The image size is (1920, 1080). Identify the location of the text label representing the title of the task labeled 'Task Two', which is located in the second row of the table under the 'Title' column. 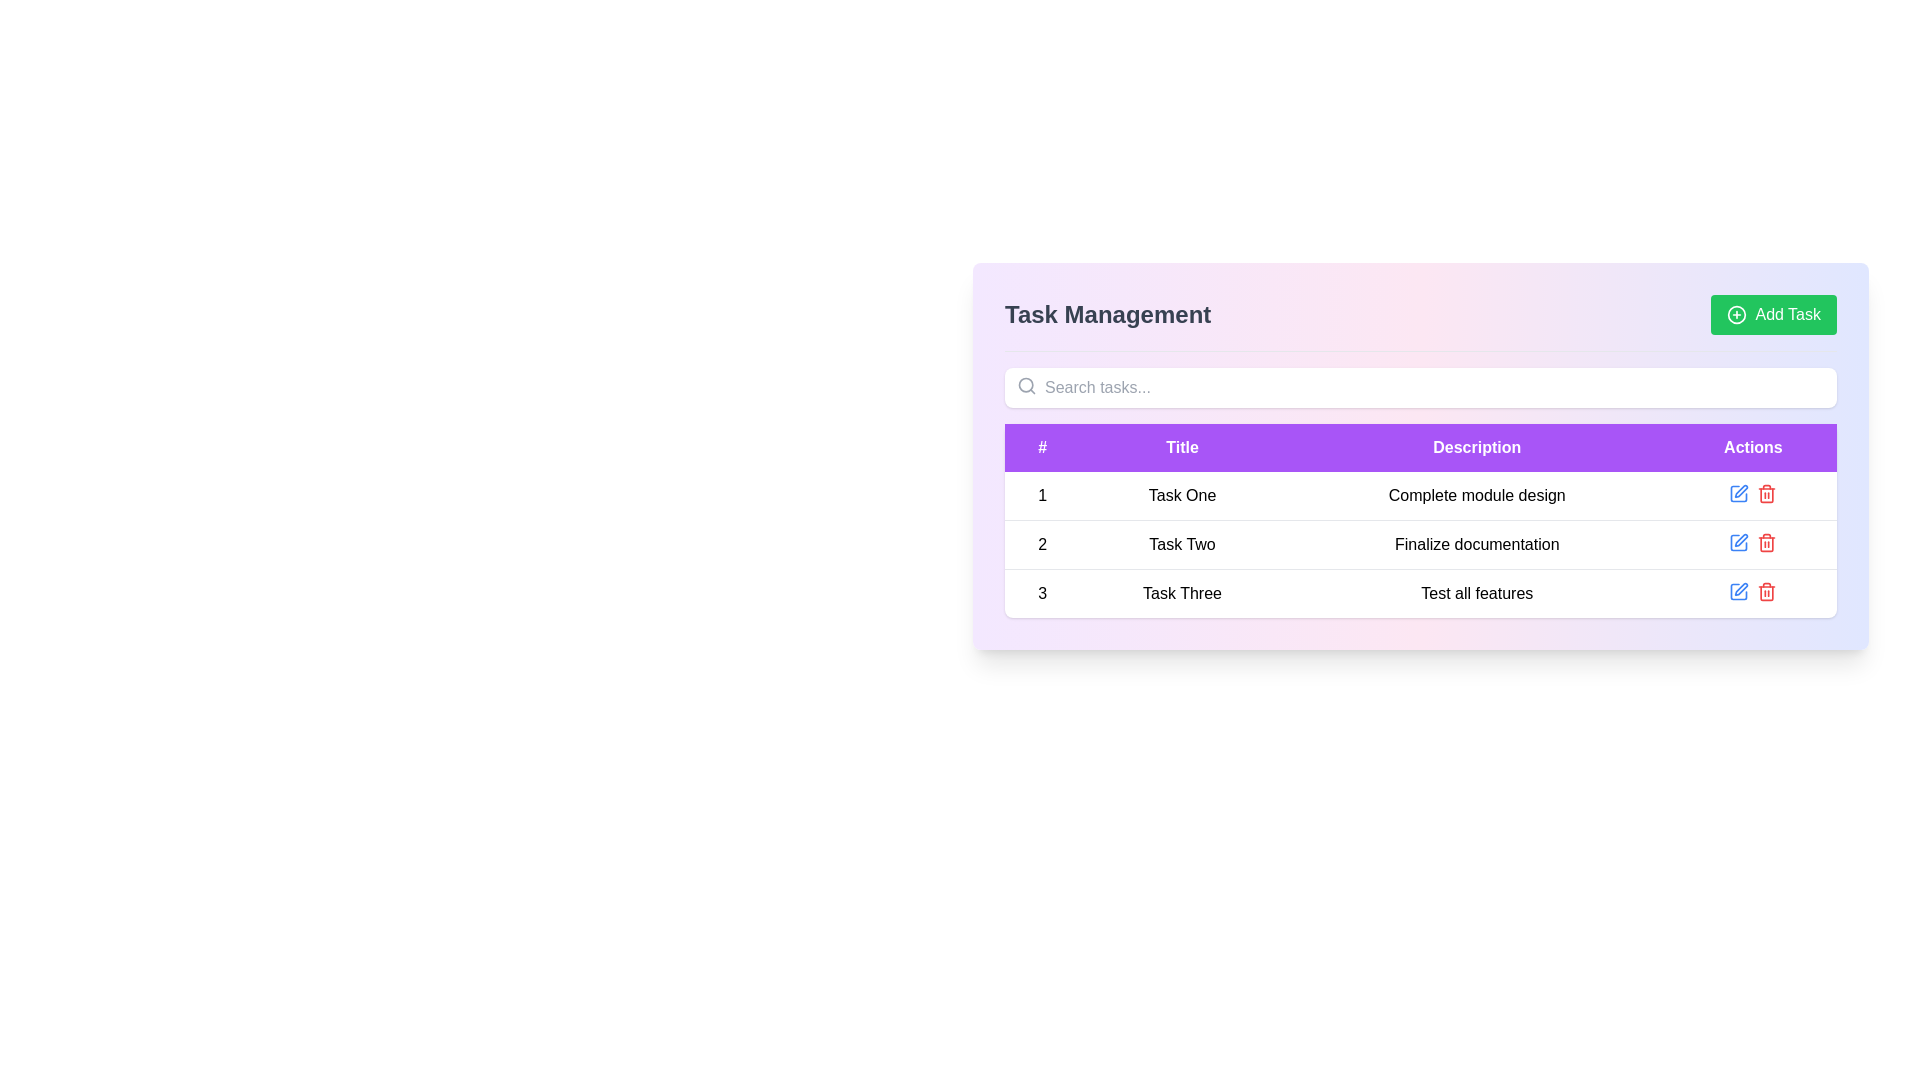
(1182, 544).